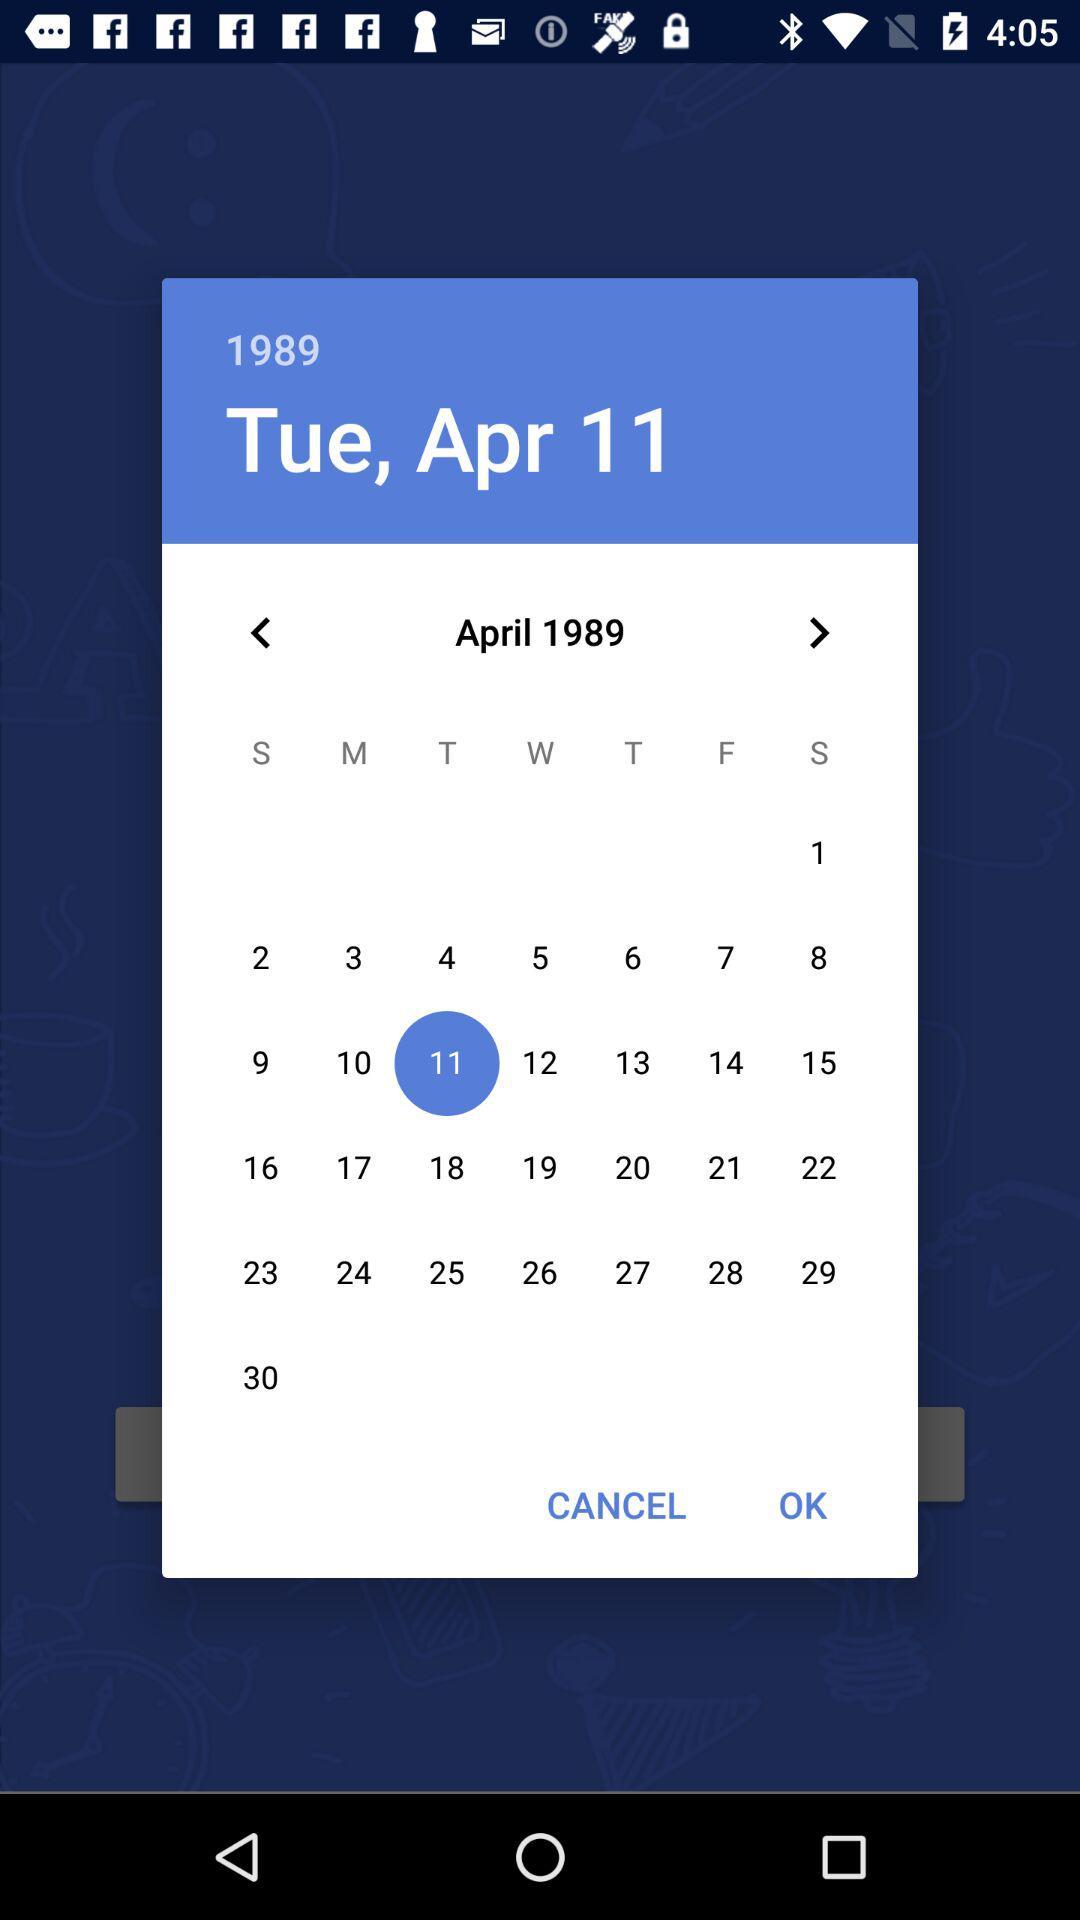 This screenshot has width=1080, height=1920. What do you see at coordinates (818, 632) in the screenshot?
I see `the icon above the ok icon` at bounding box center [818, 632].